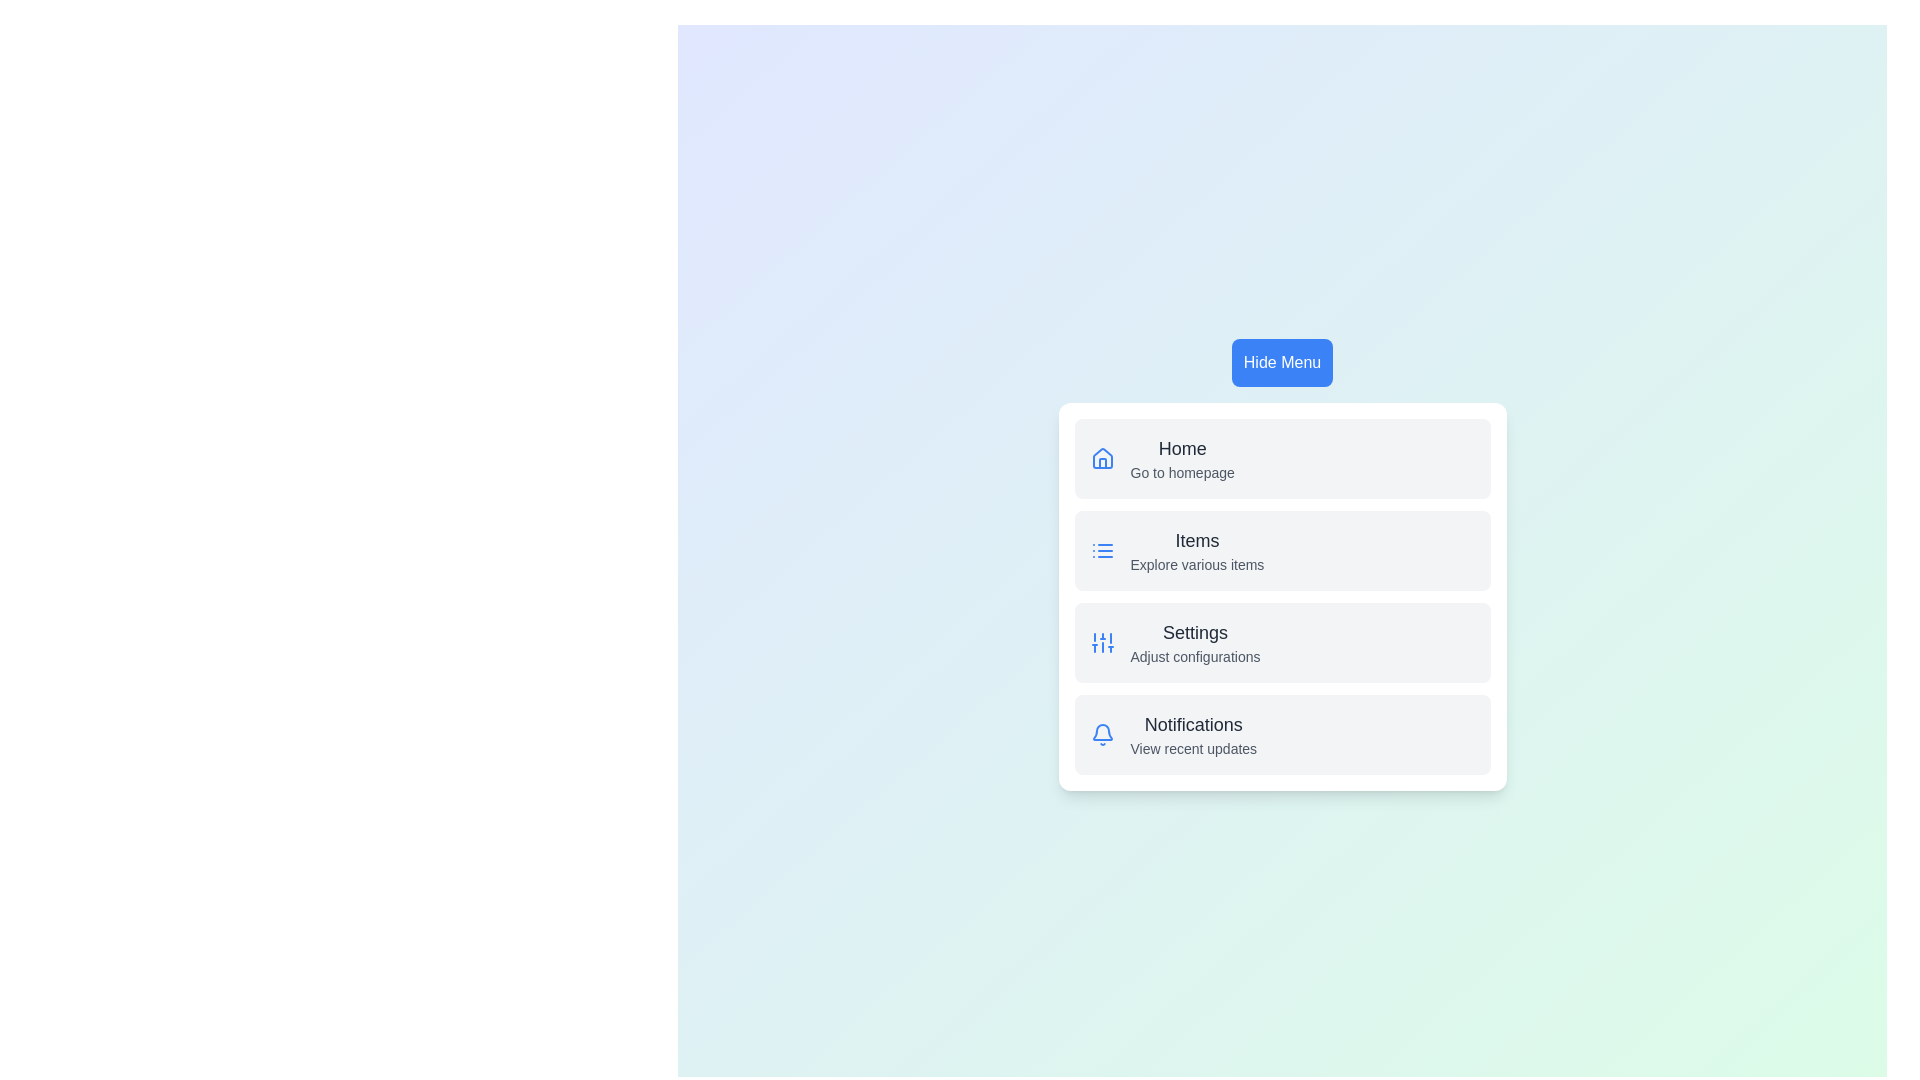 Image resolution: width=1920 pixels, height=1080 pixels. I want to click on the menu item labeled Items to observe the hover state change, so click(1282, 551).